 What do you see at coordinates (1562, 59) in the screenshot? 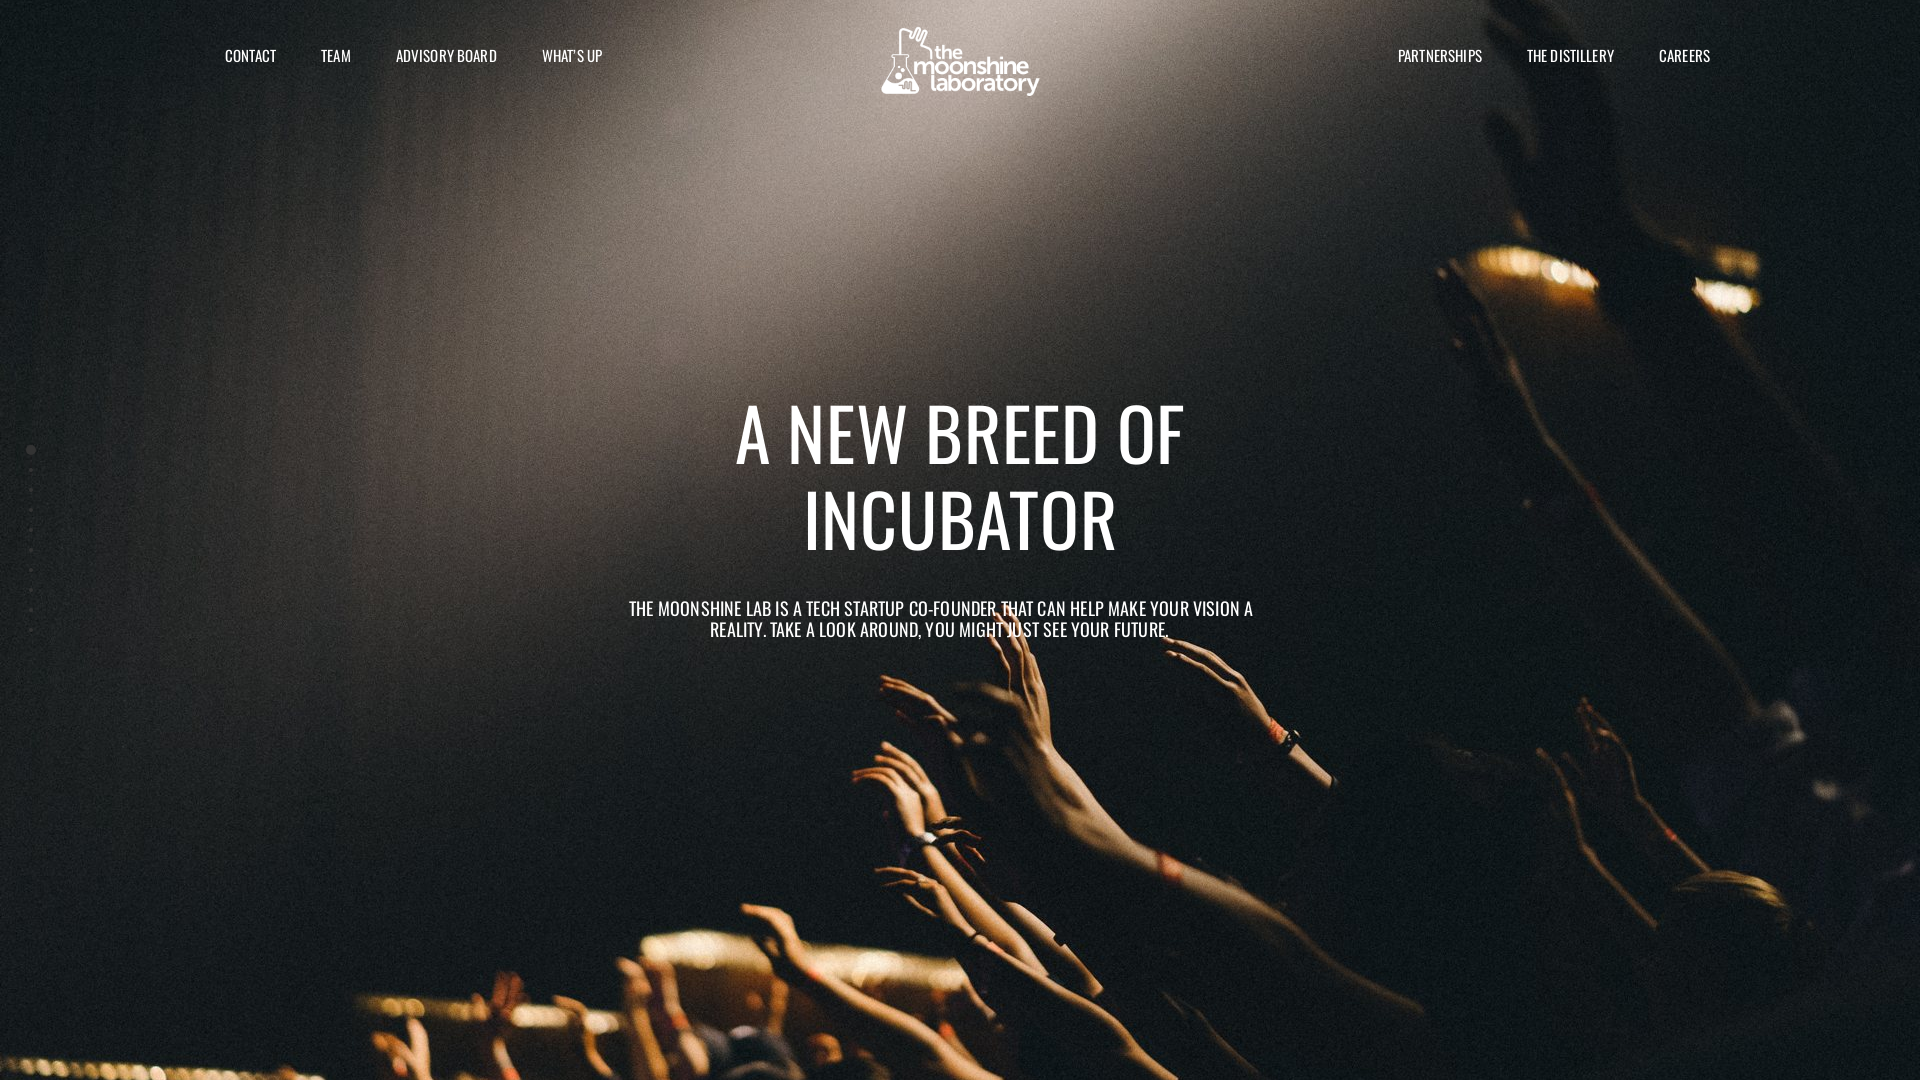
I see `'THE DISTILLERY'` at bounding box center [1562, 59].